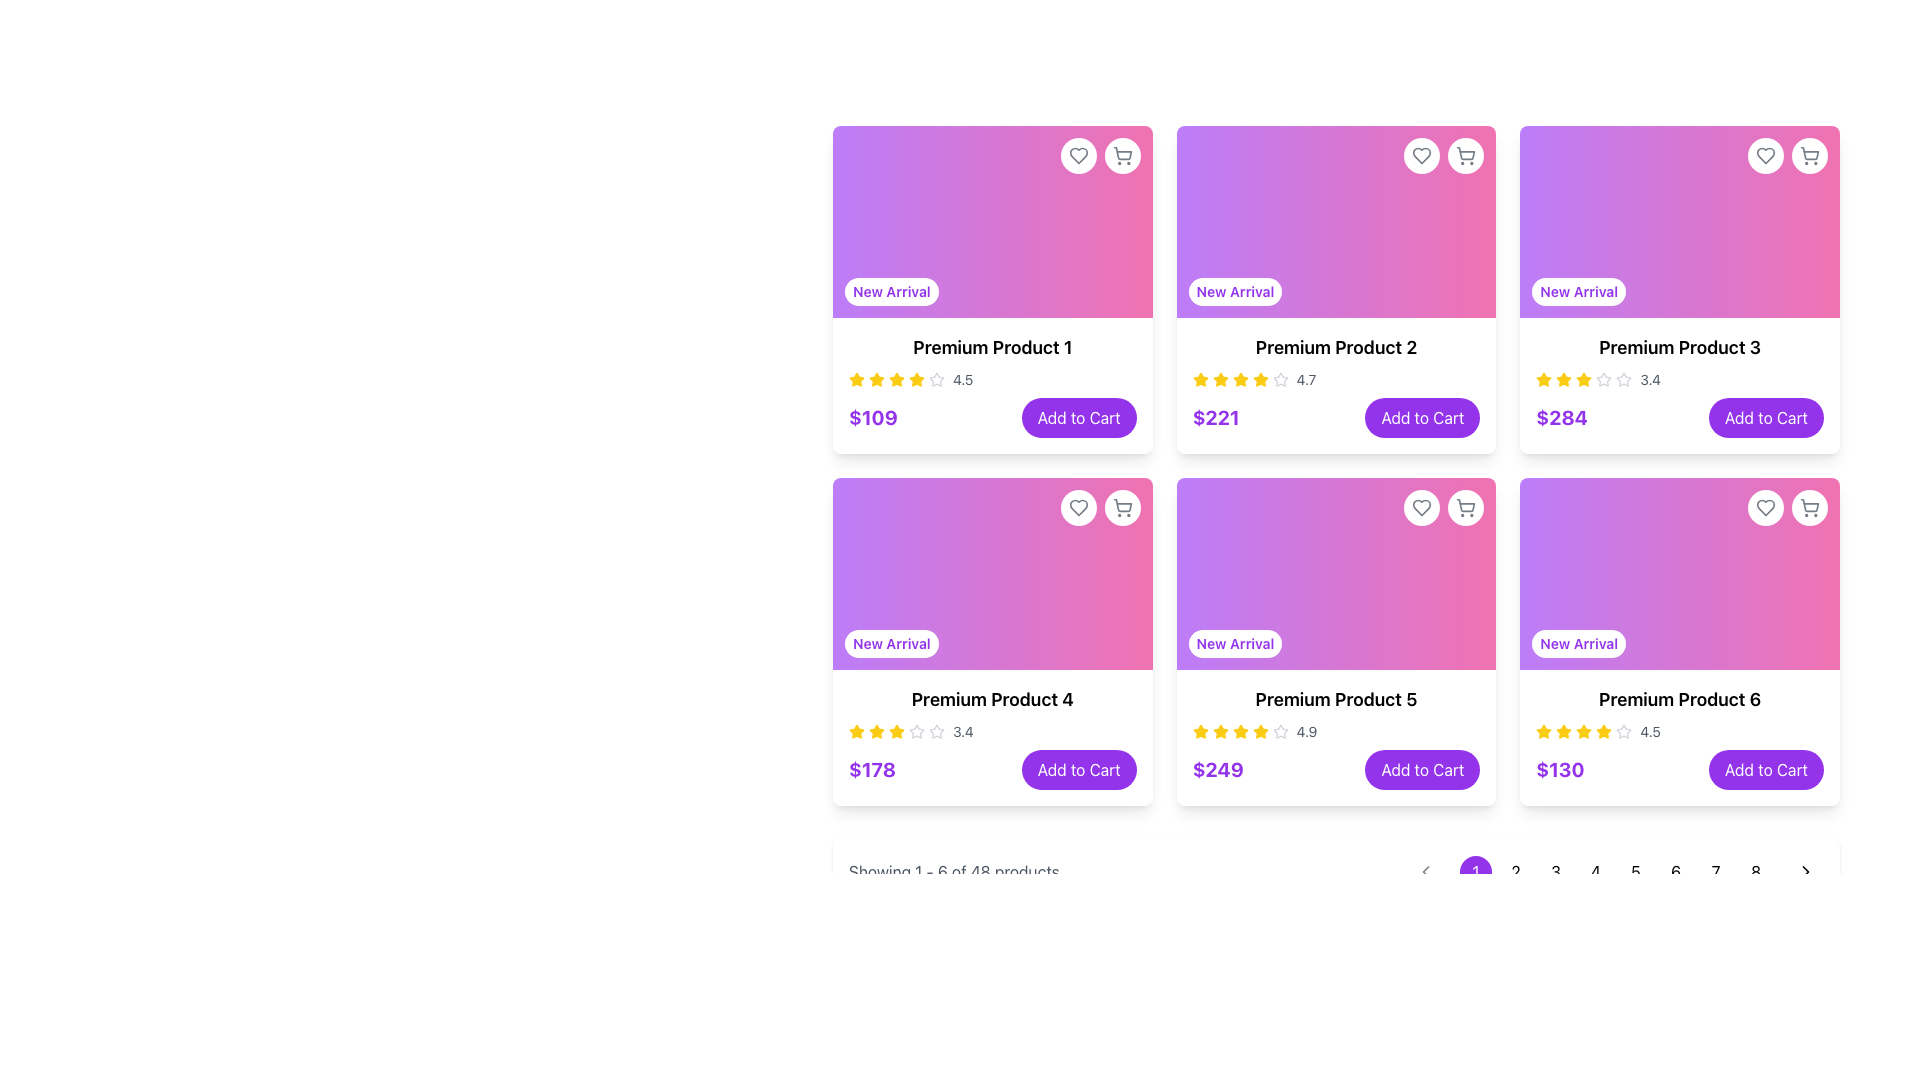  I want to click on the downward-pointing chevron arrow icon located in the bottom-right corner of the interface, adjacent to the pagination controls, so click(1424, 870).